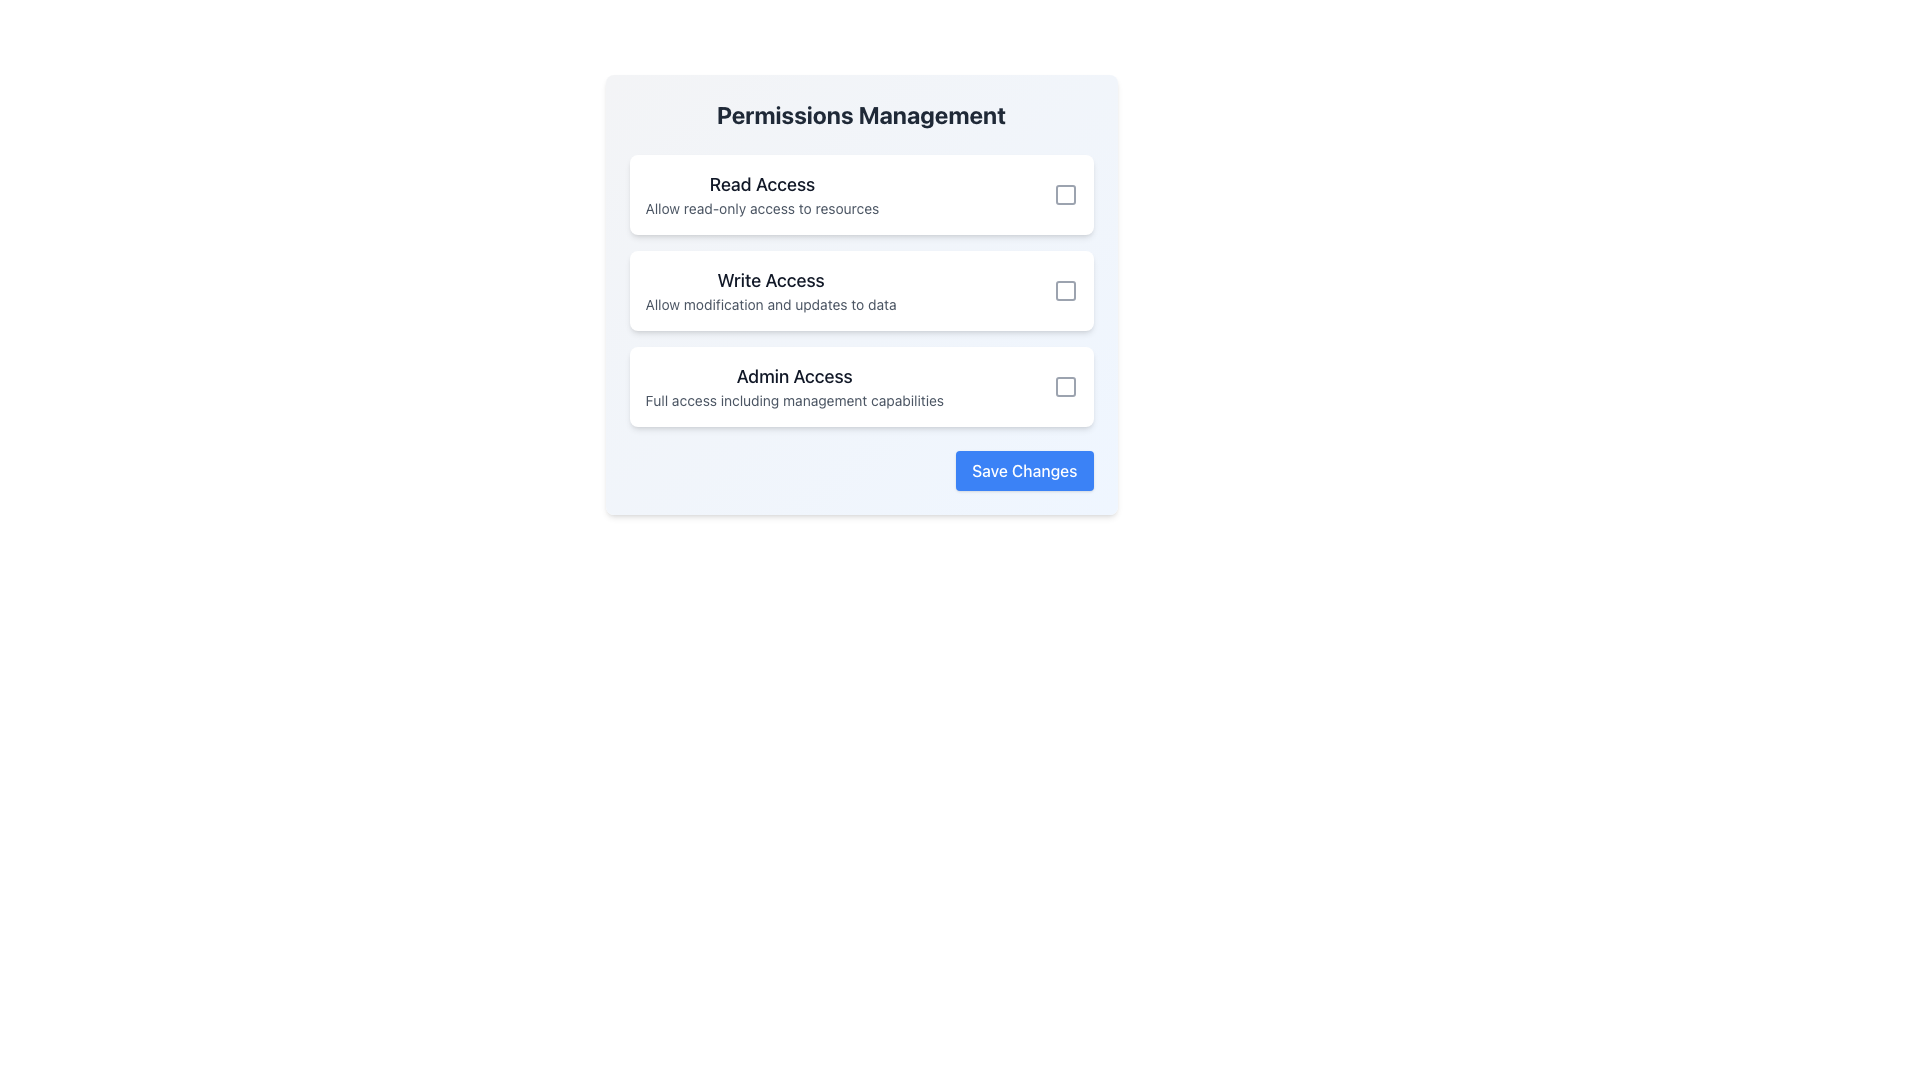 Image resolution: width=1920 pixels, height=1080 pixels. I want to click on the checkbox on the Permission option card, so click(861, 290).